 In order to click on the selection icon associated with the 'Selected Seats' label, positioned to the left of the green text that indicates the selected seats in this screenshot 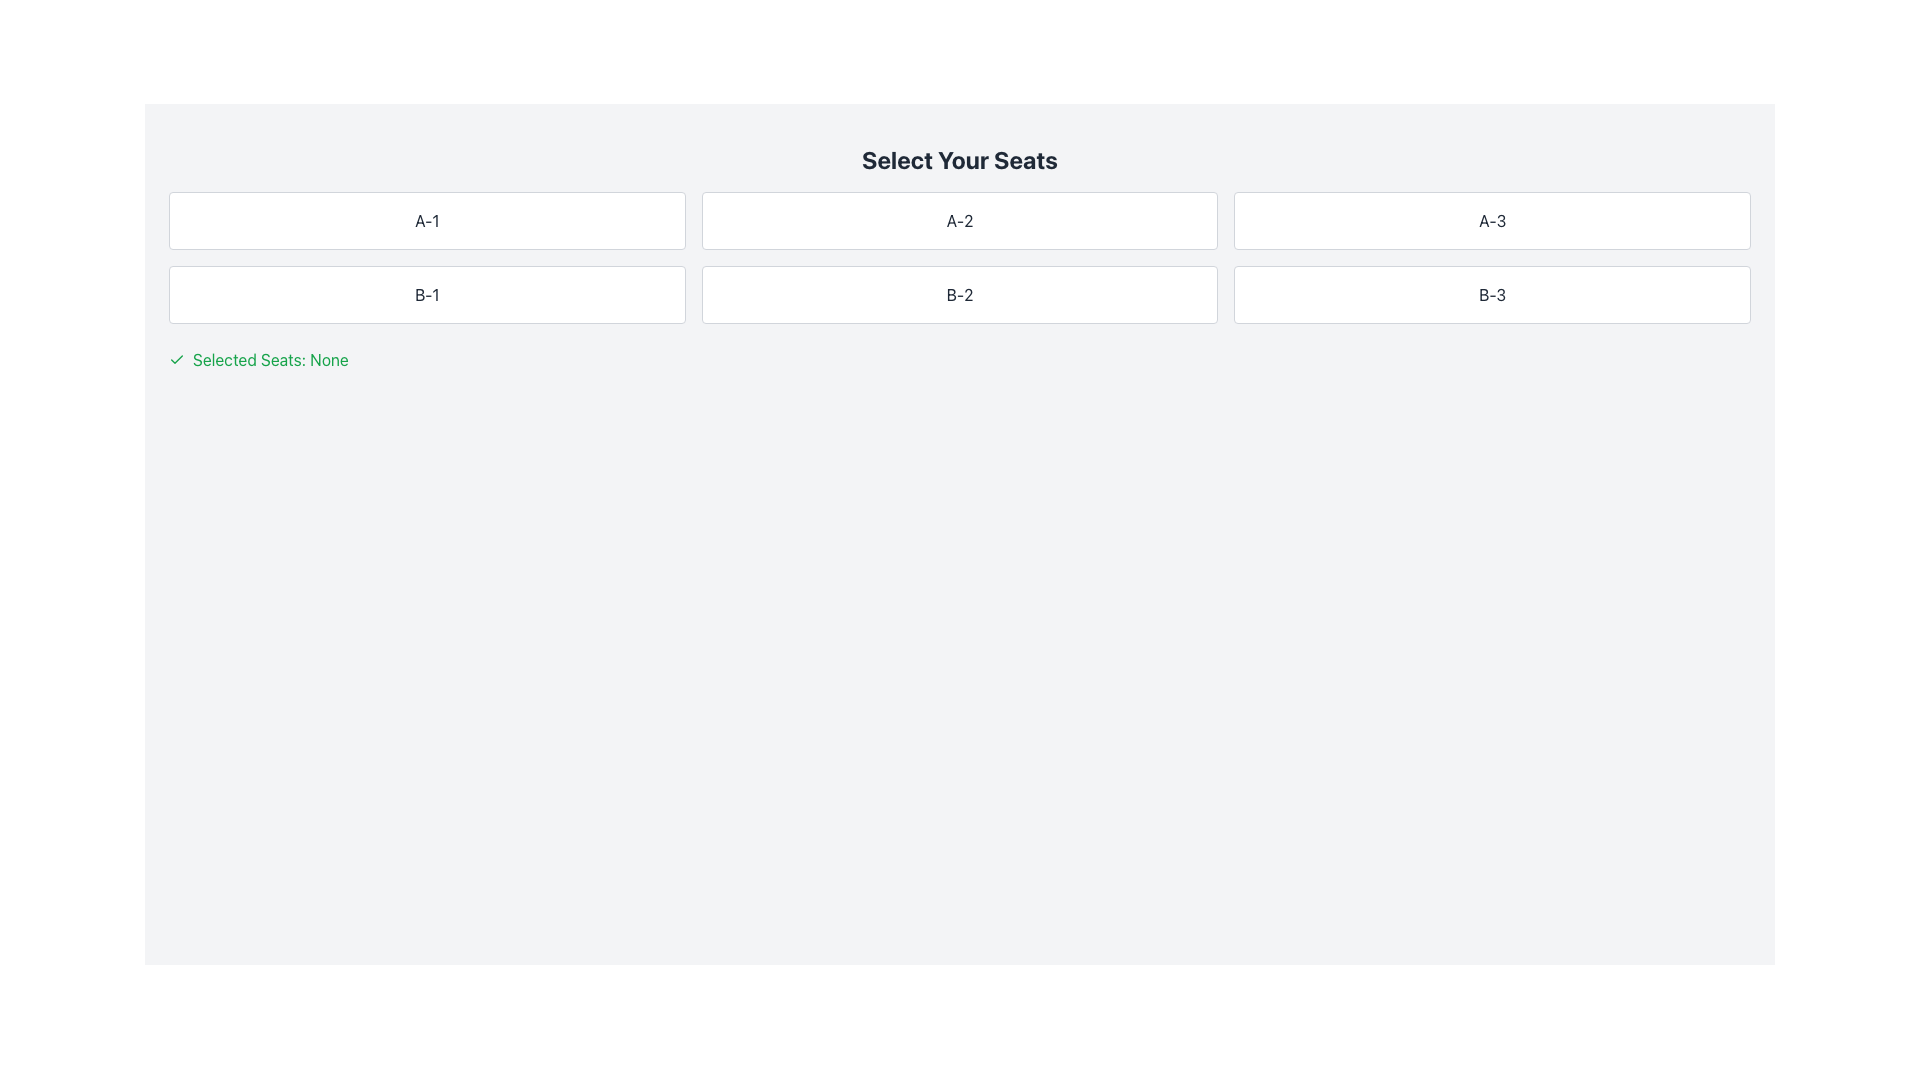, I will do `click(177, 358)`.